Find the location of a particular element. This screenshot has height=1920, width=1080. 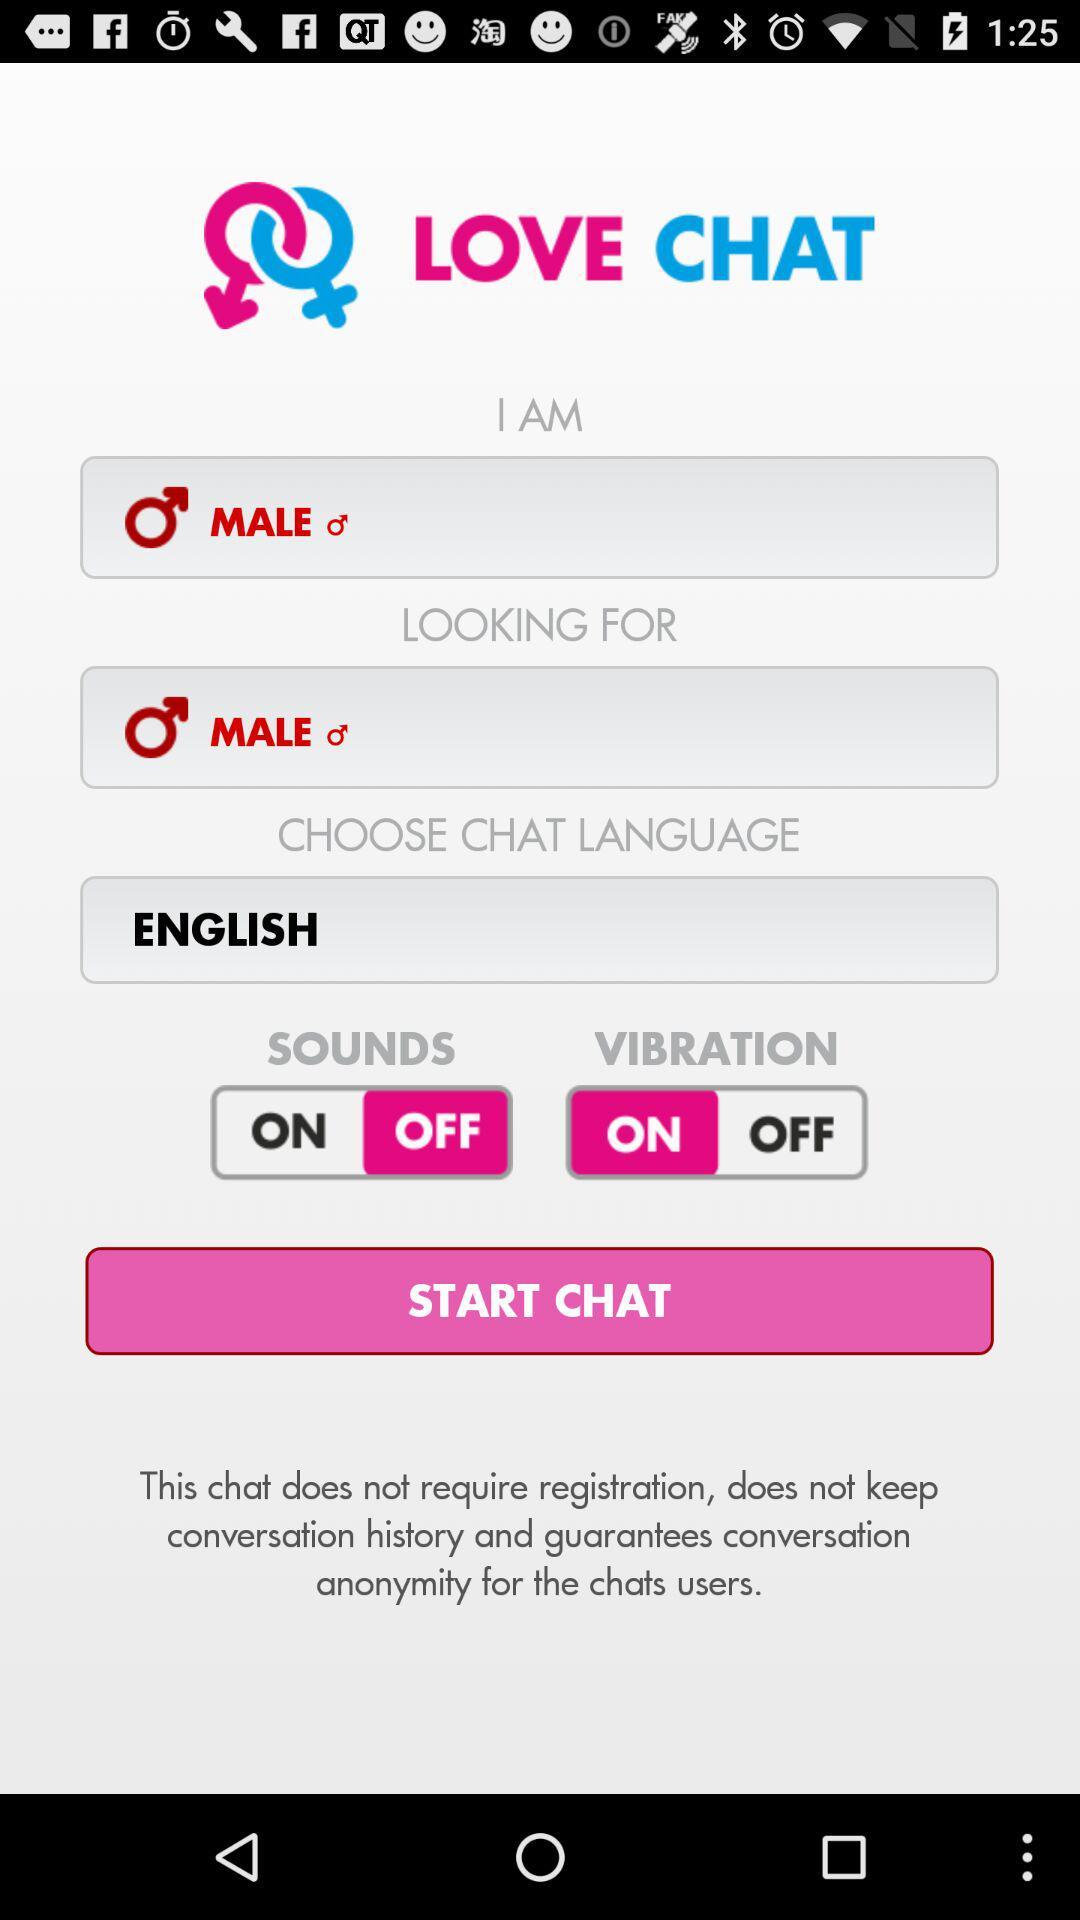

sounds on or off option is located at coordinates (361, 1133).